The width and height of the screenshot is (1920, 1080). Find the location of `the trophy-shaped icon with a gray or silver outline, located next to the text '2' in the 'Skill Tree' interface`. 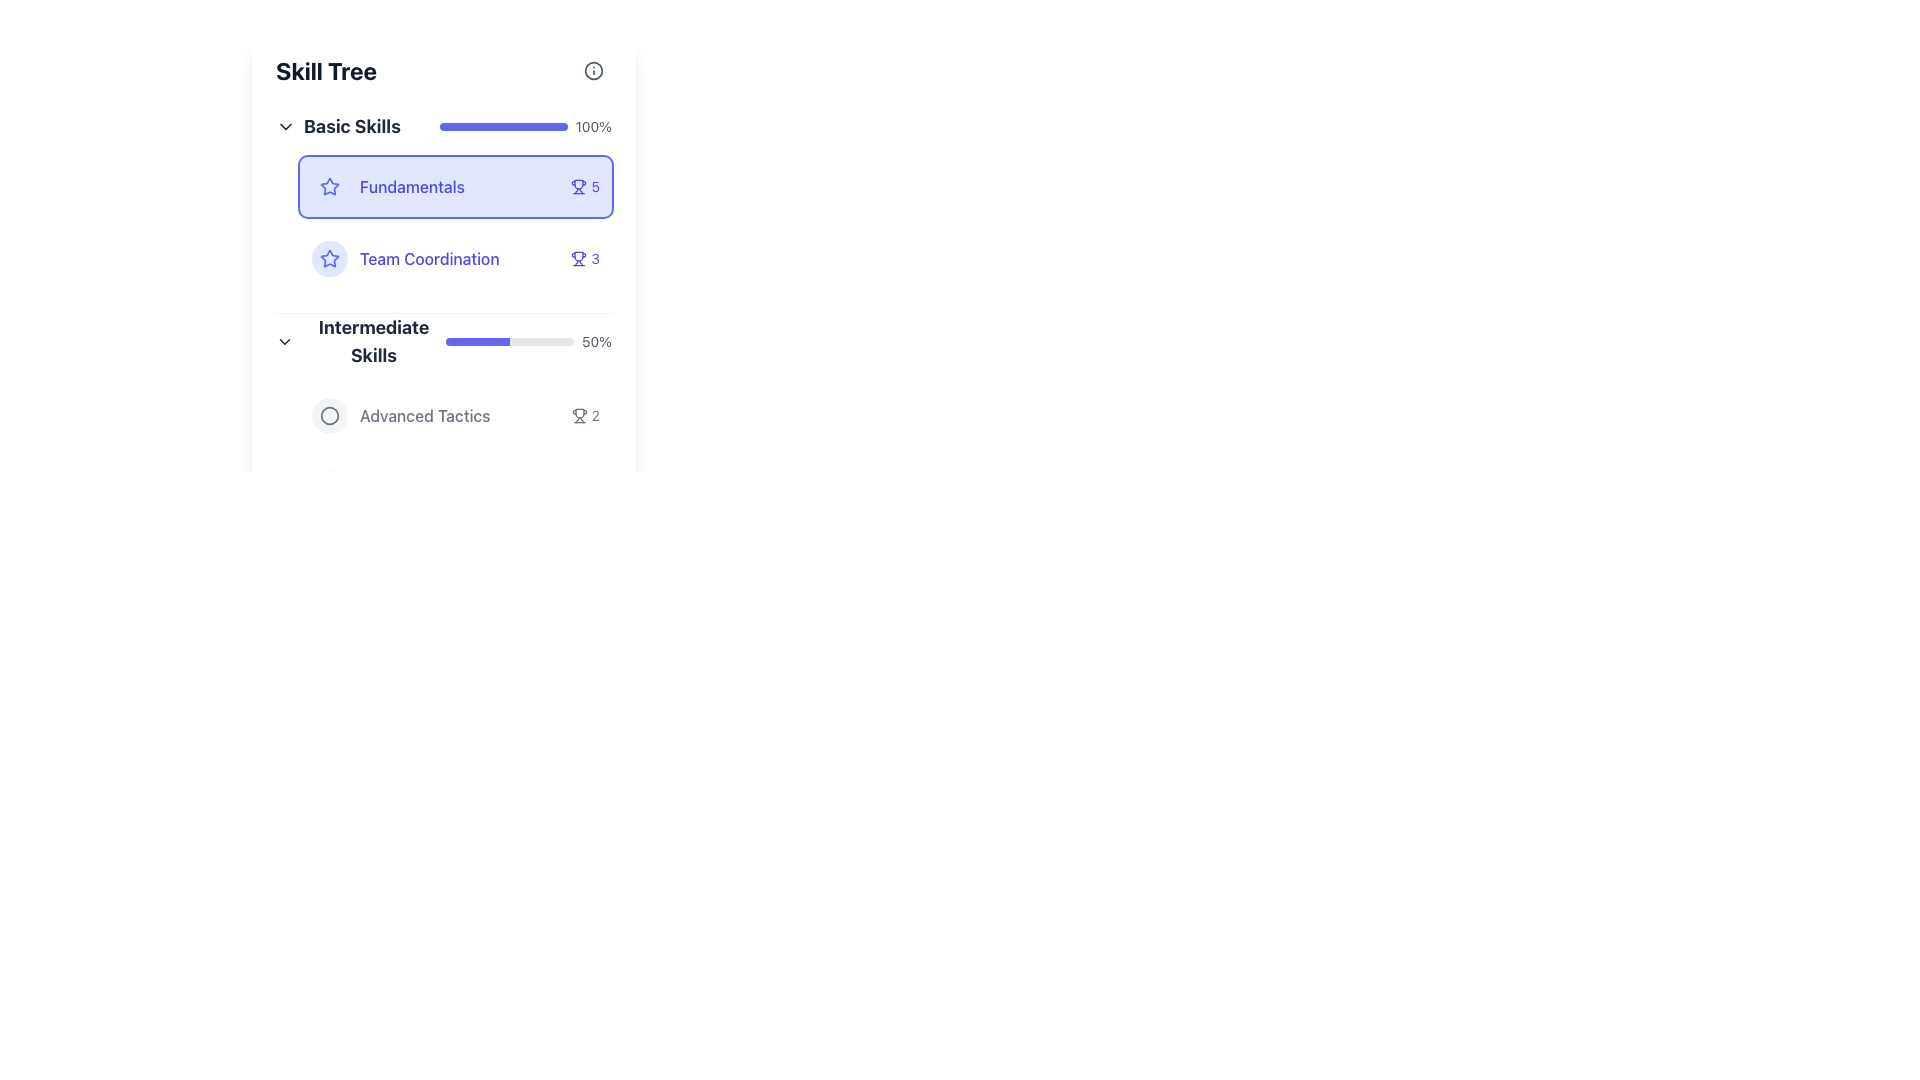

the trophy-shaped icon with a gray or silver outline, located next to the text '2' in the 'Skill Tree' interface is located at coordinates (578, 415).